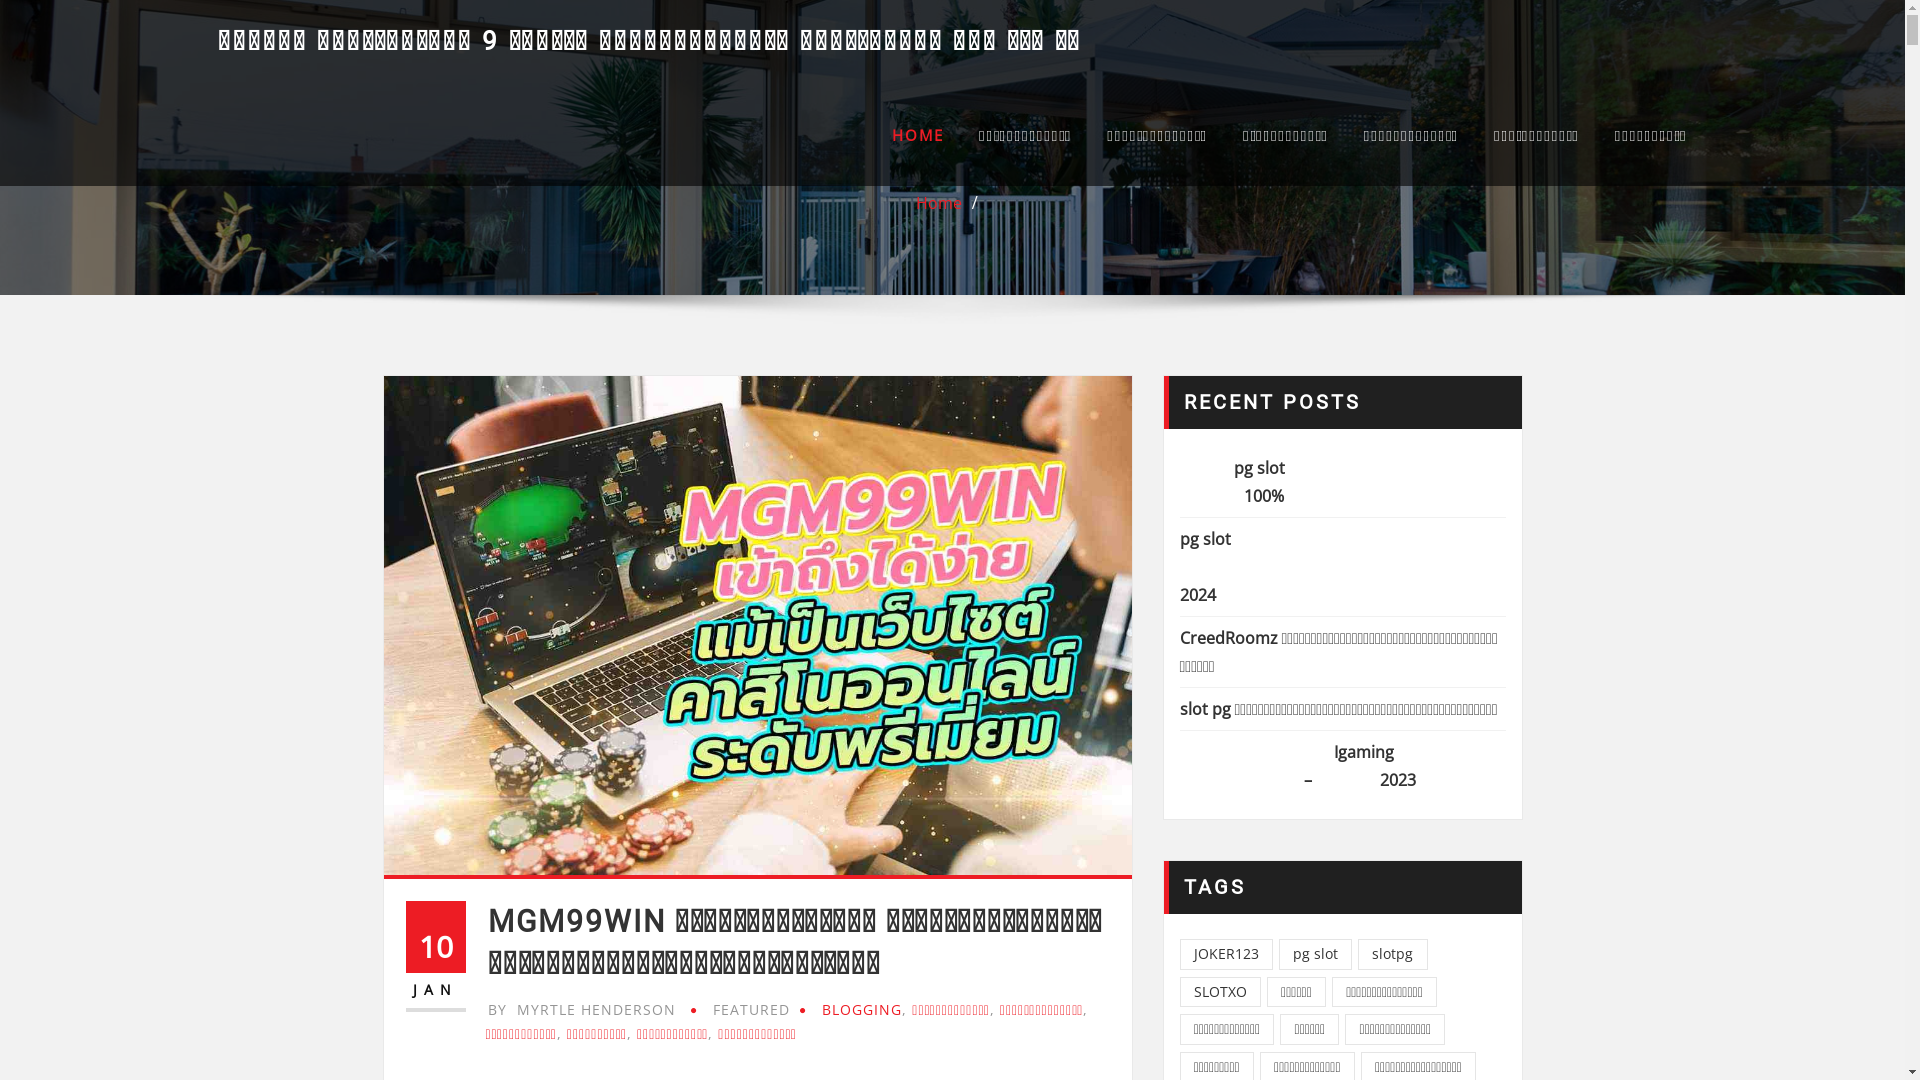 The image size is (1920, 1080). I want to click on 'Home', so click(915, 203).